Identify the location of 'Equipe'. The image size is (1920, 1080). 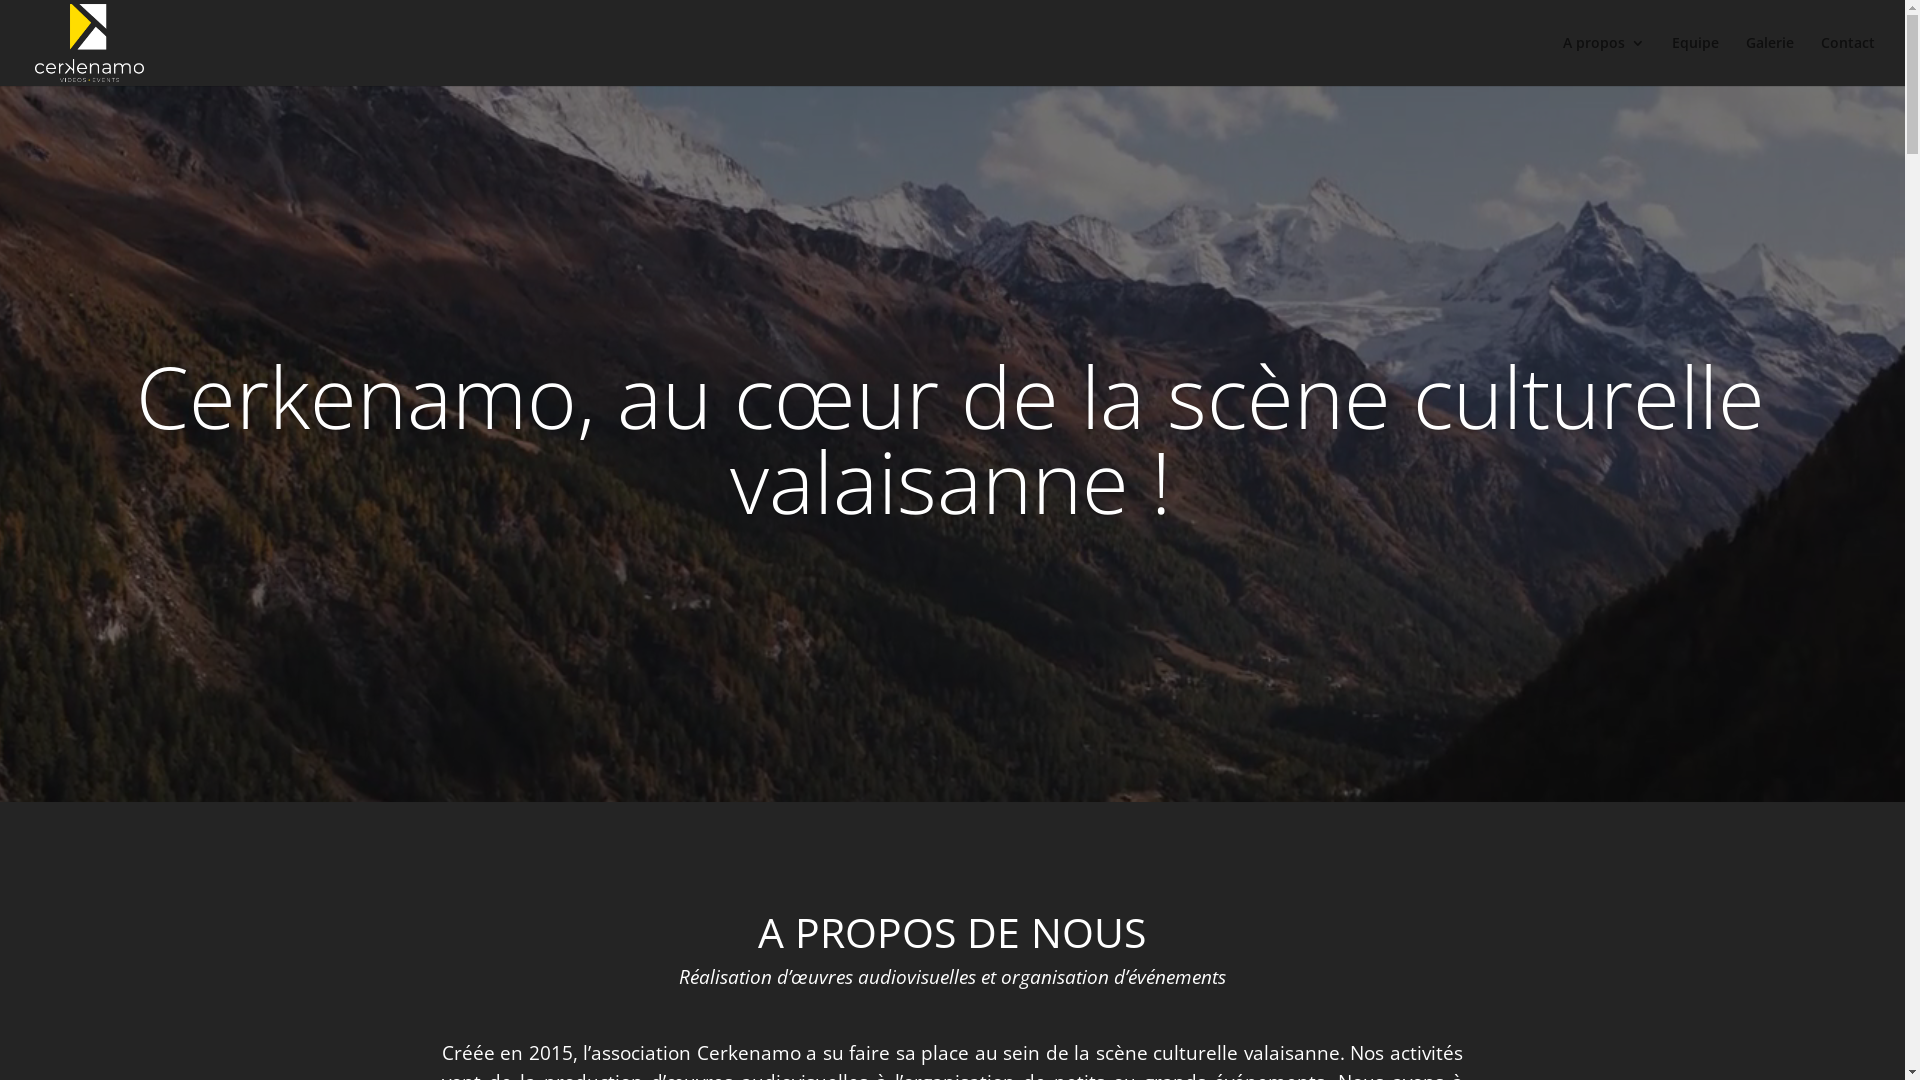
(1694, 60).